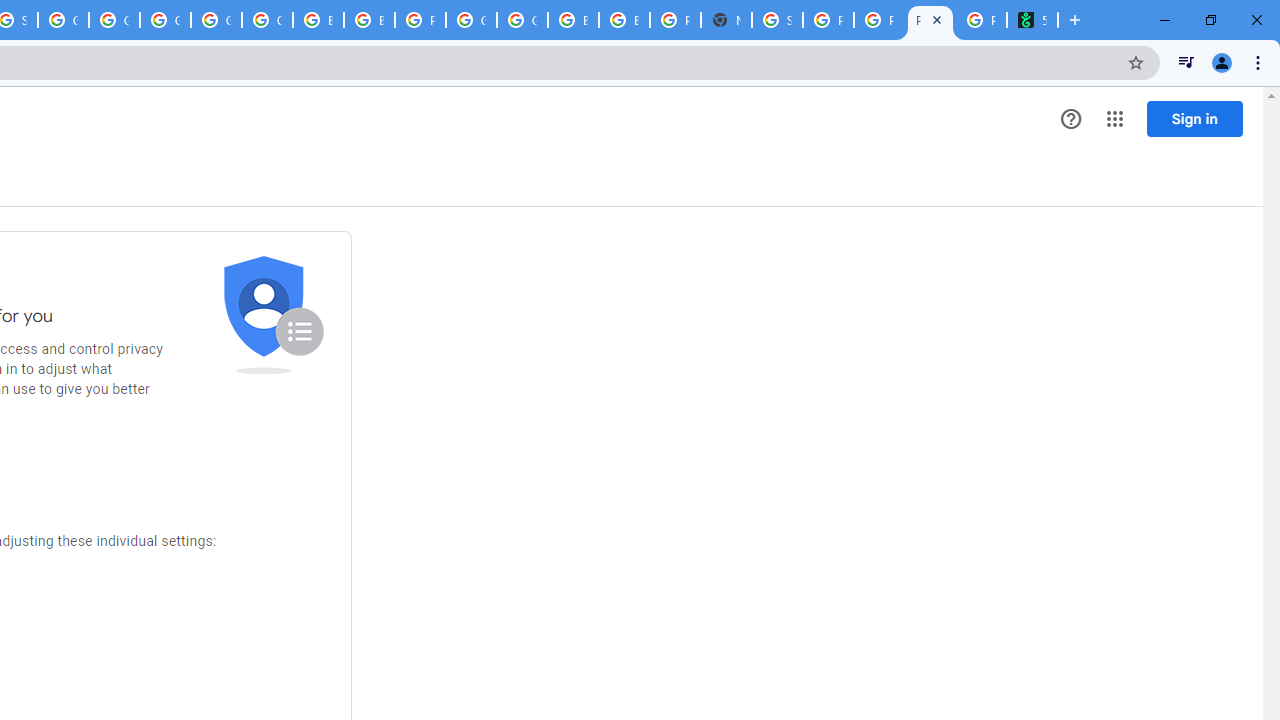 The height and width of the screenshot is (720, 1280). What do you see at coordinates (317, 20) in the screenshot?
I see `'Browse Chrome as a guest - Computer - Google Chrome Help'` at bounding box center [317, 20].